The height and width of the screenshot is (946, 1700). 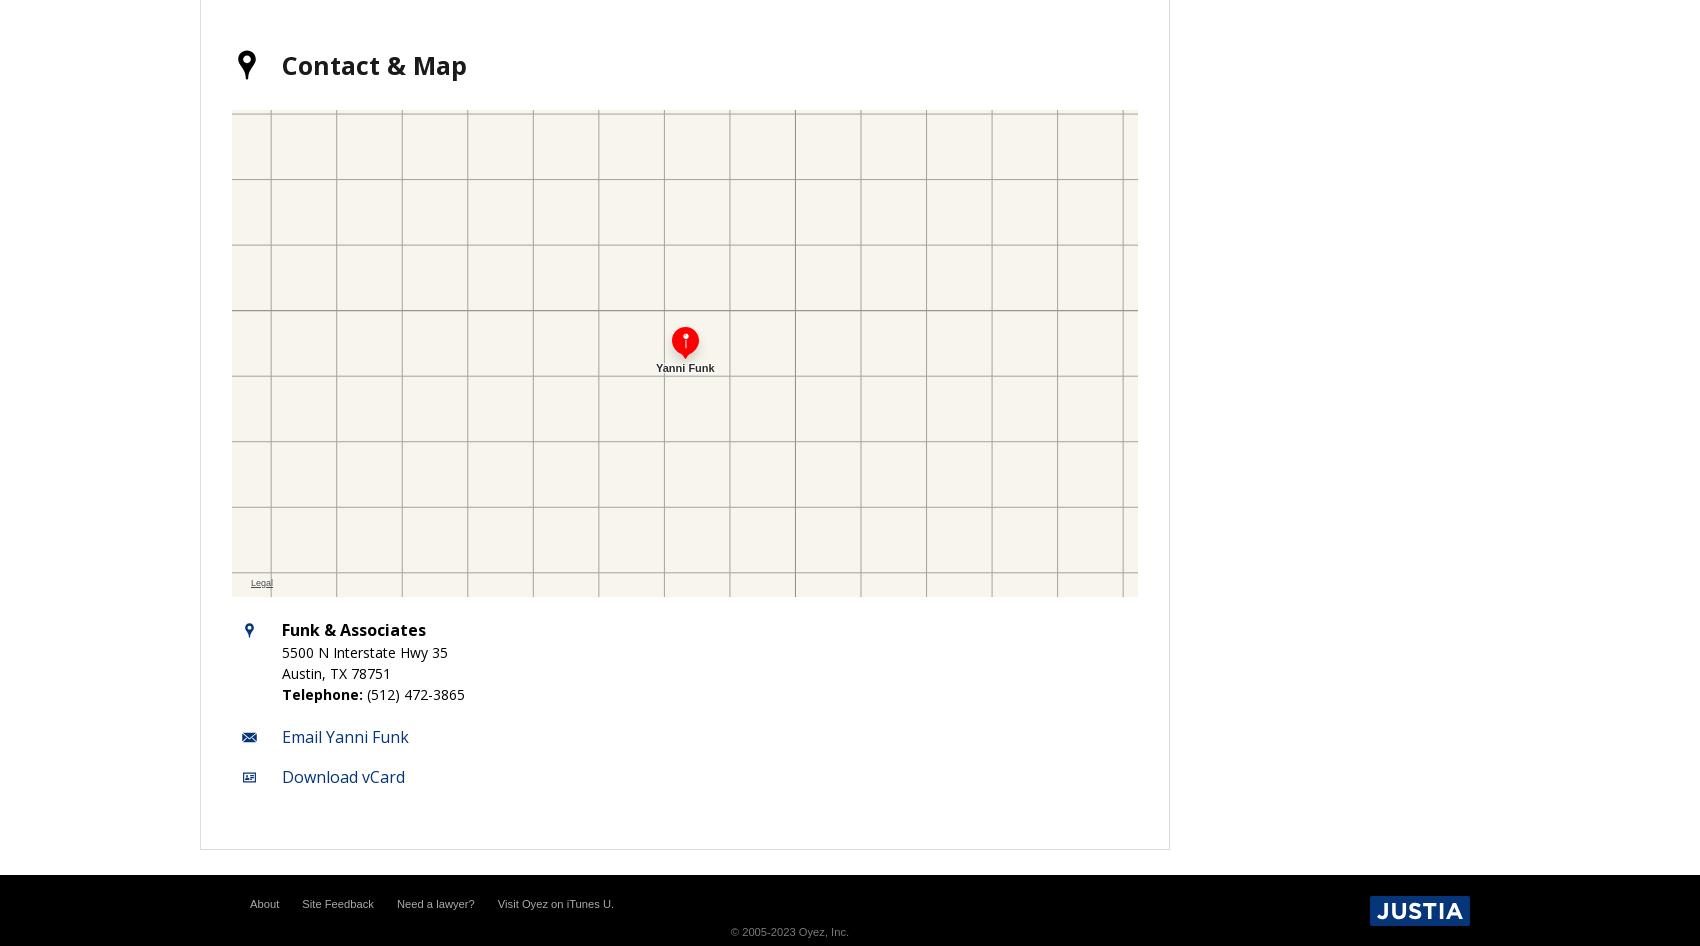 What do you see at coordinates (342, 775) in the screenshot?
I see `'Download vCard'` at bounding box center [342, 775].